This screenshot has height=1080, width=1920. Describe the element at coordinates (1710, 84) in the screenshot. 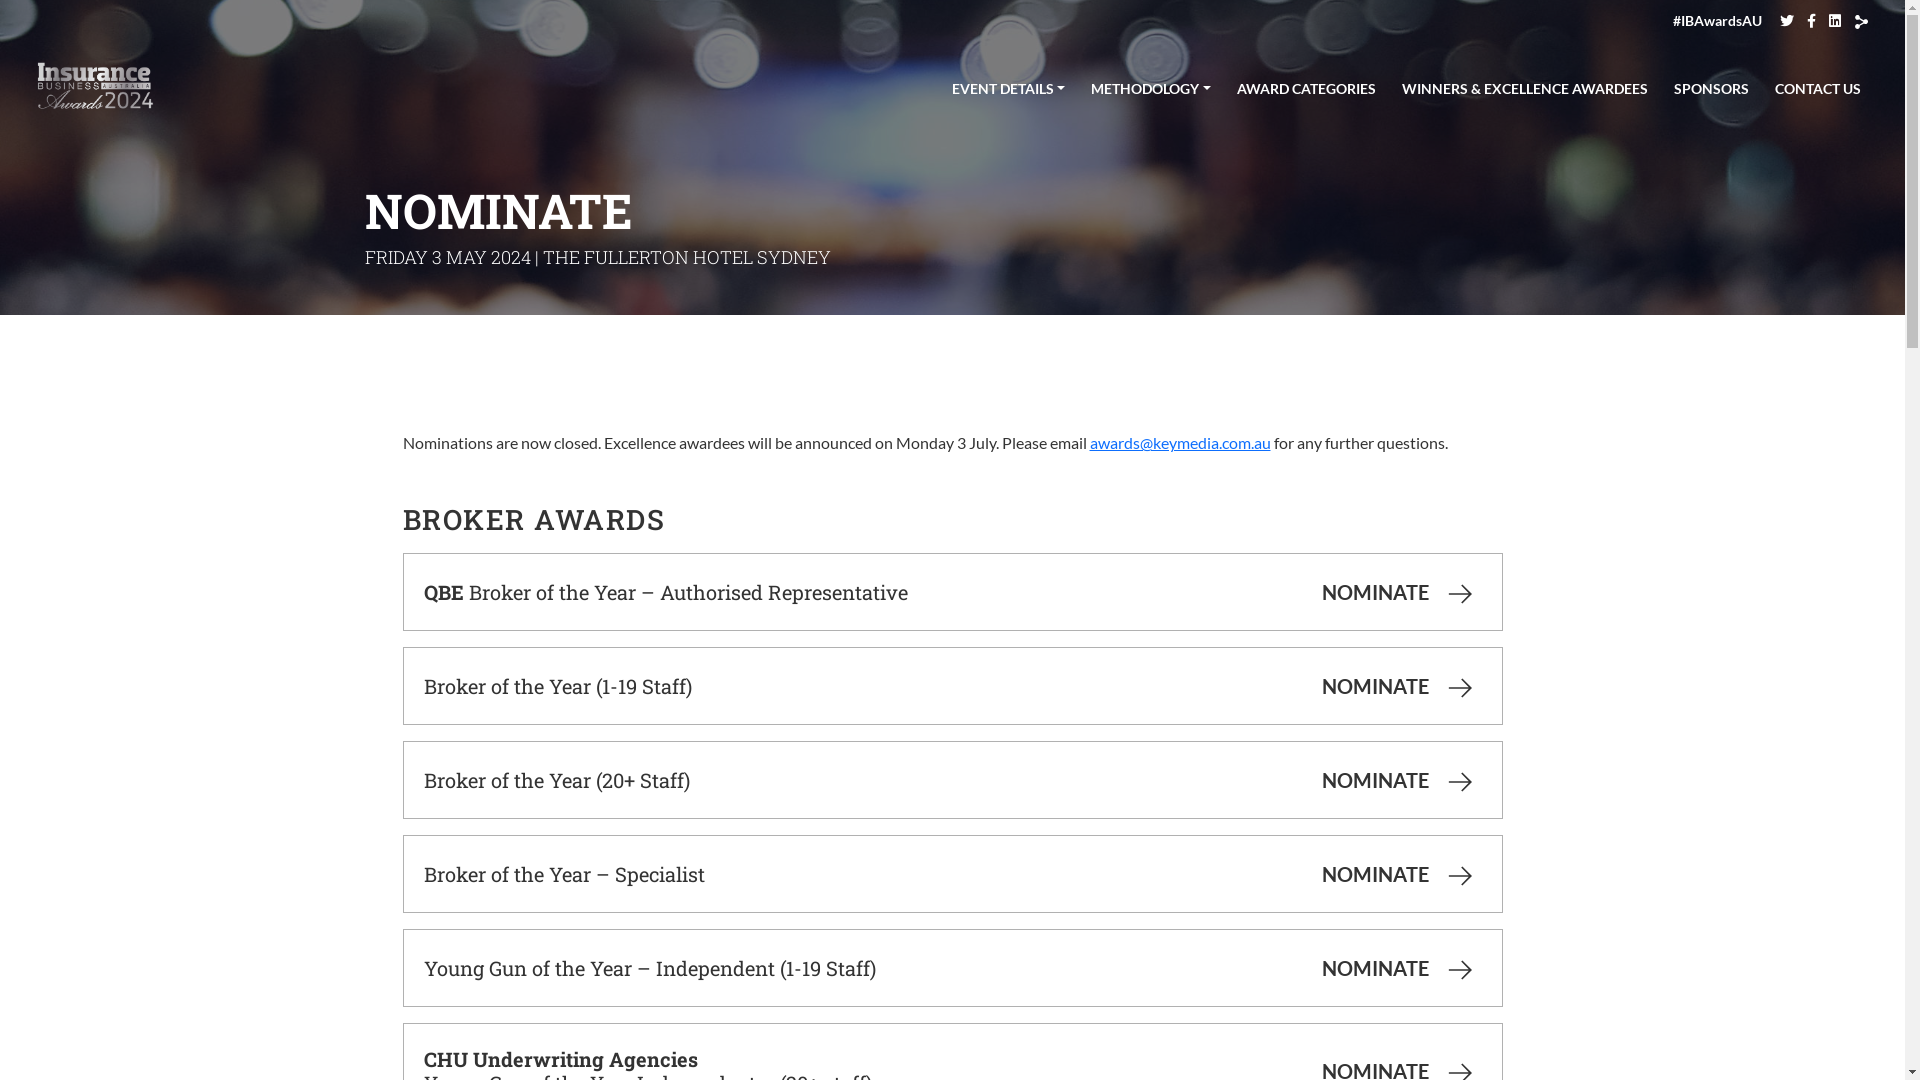

I see `'SPONSORS'` at that location.